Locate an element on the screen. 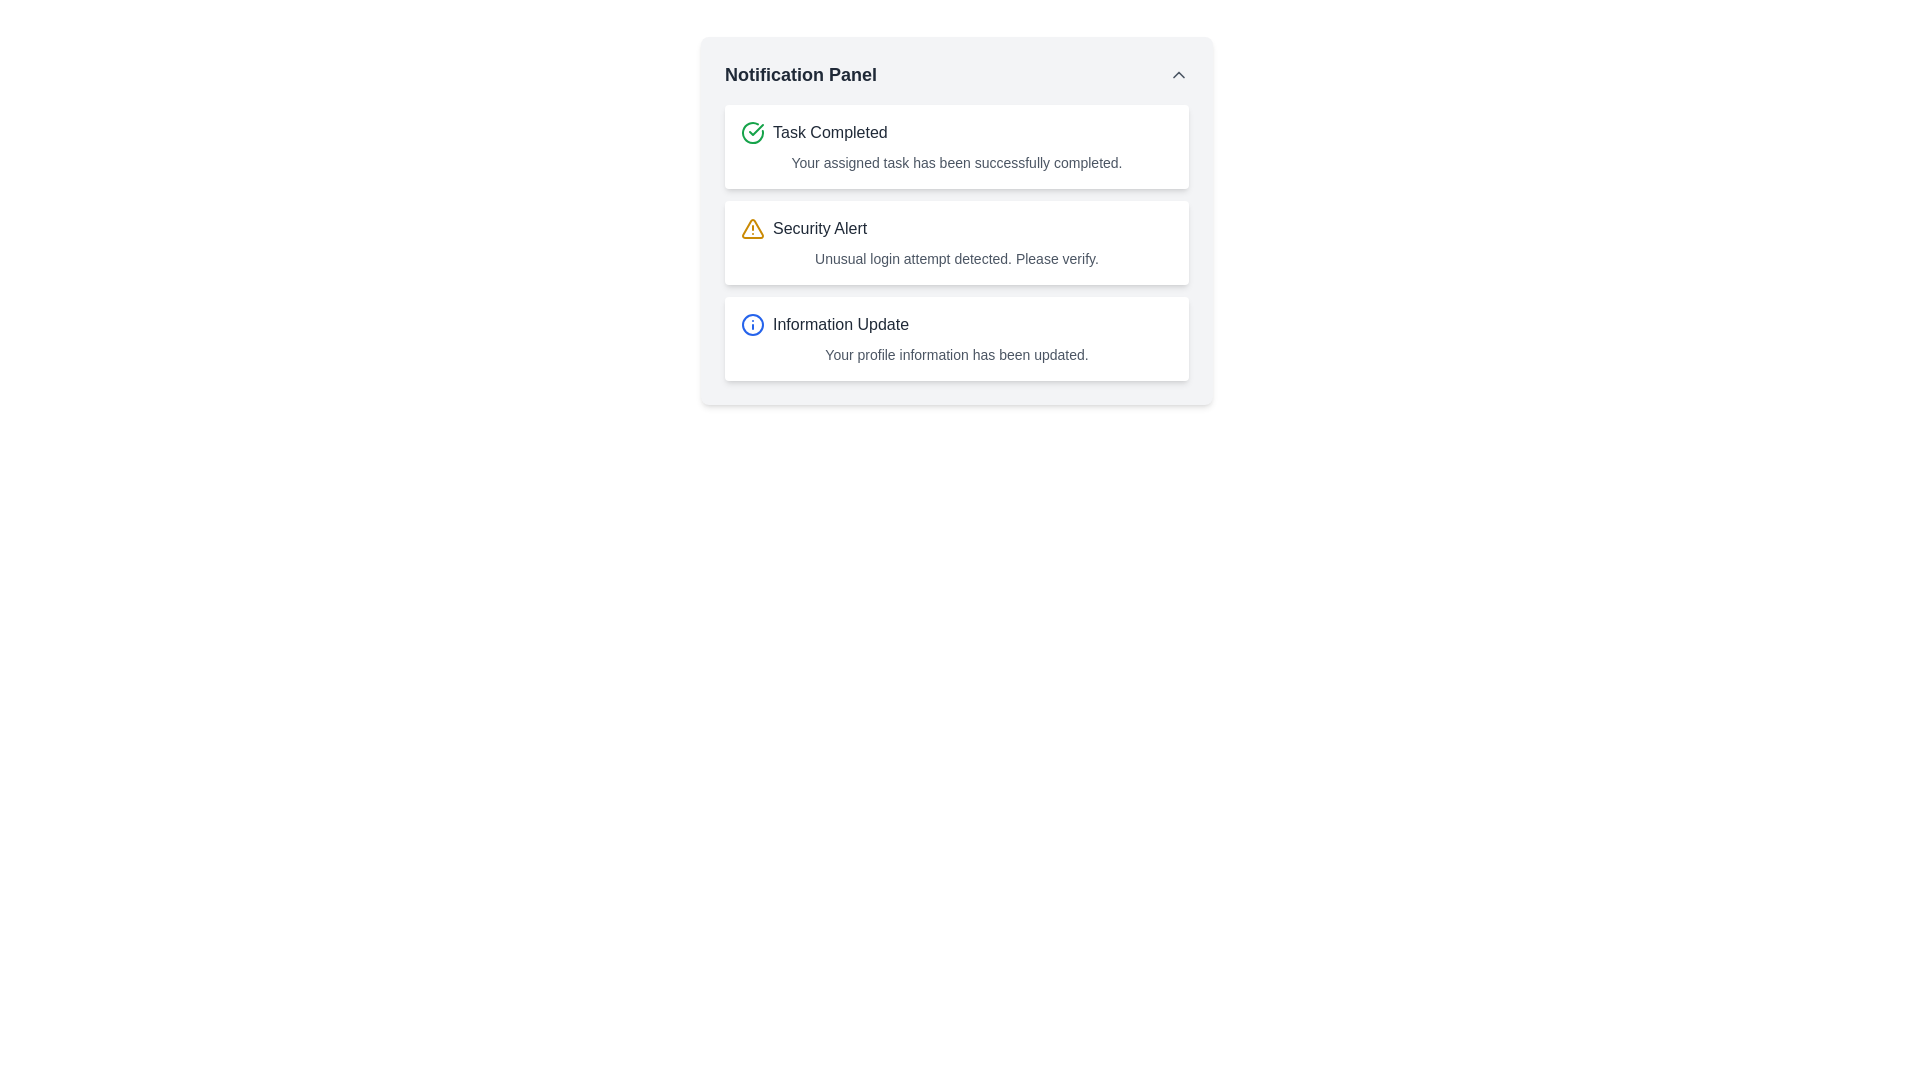 This screenshot has width=1920, height=1080. the 'Task Completed' text label, which is displayed in a medium-sized bold gray font and is centrally placed in the notification list is located at coordinates (830, 132).